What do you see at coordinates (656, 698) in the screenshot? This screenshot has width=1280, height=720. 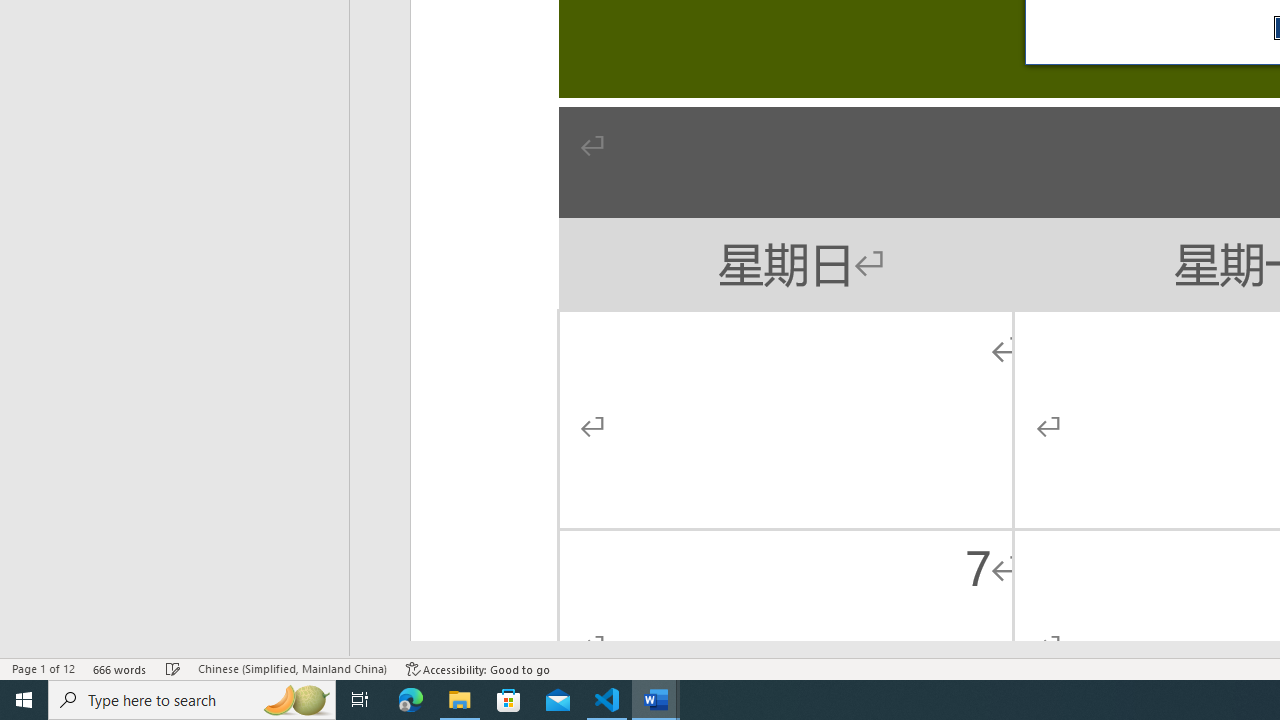 I see `'Word - 2 running windows'` at bounding box center [656, 698].